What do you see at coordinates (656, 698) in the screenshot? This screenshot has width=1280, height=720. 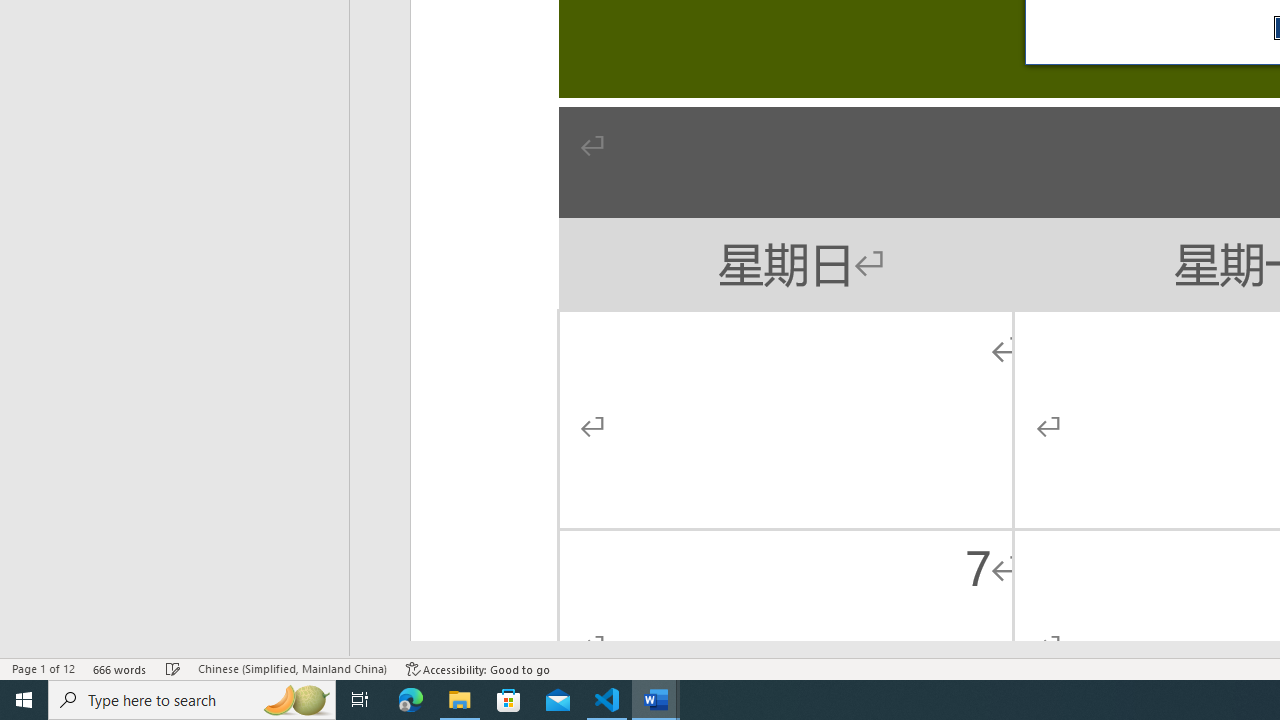 I see `'Word - 2 running windows'` at bounding box center [656, 698].